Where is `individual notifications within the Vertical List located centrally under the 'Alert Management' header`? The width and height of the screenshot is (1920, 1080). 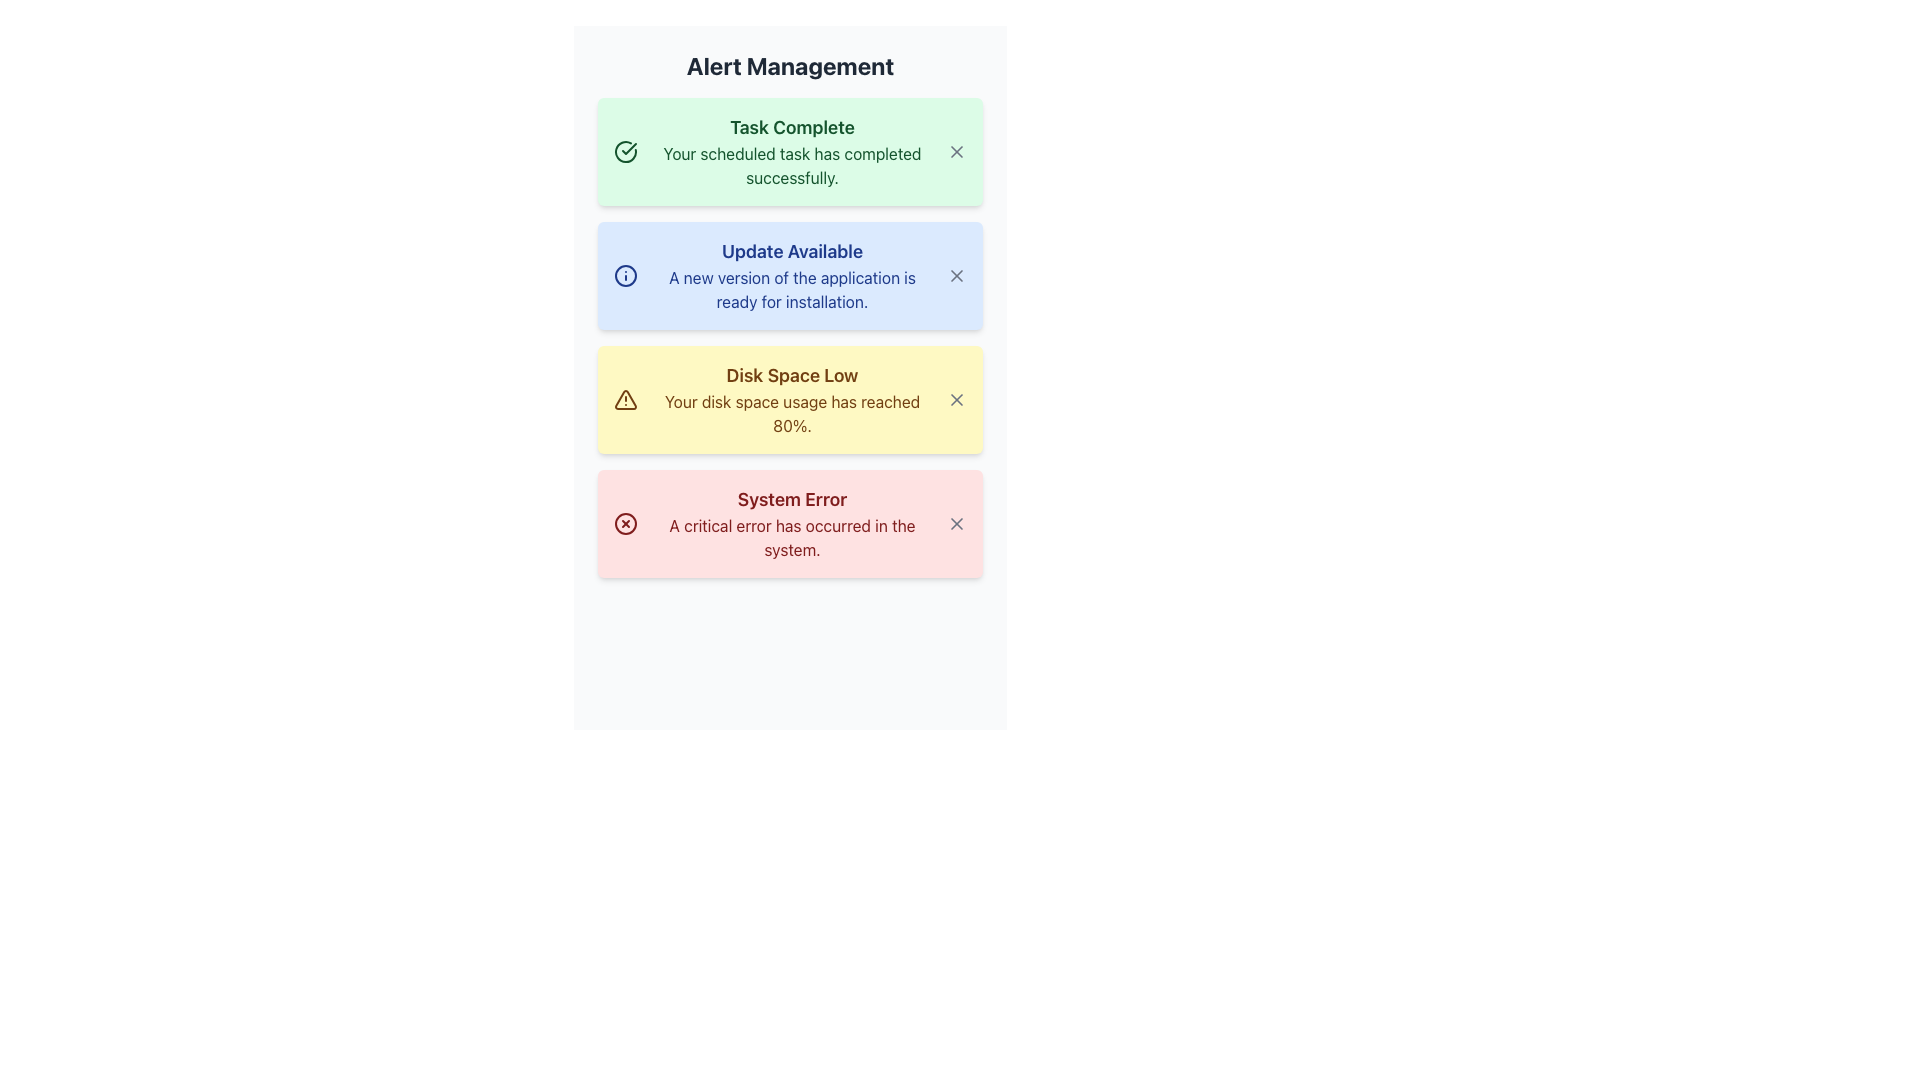
individual notifications within the Vertical List located centrally under the 'Alert Management' header is located at coordinates (789, 337).